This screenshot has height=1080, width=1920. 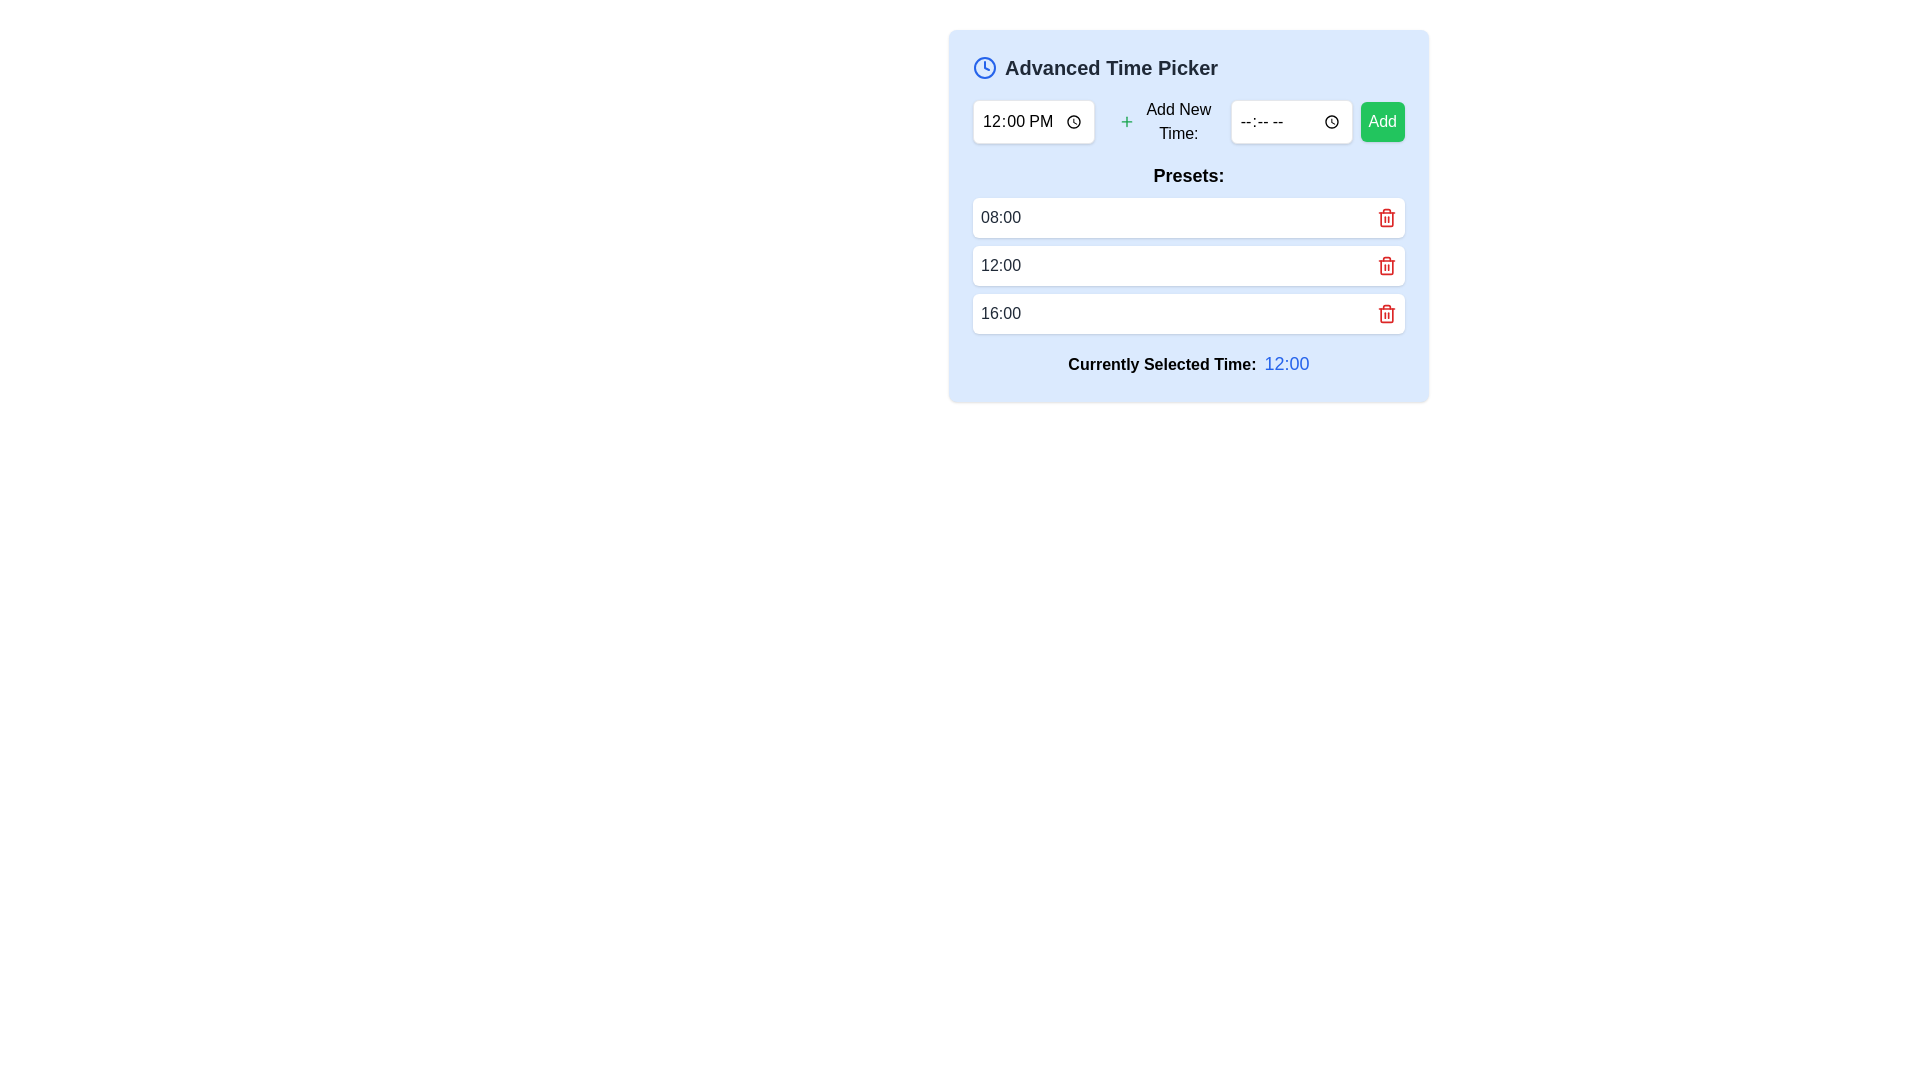 I want to click on the red trash bin icon, so click(x=1386, y=219).